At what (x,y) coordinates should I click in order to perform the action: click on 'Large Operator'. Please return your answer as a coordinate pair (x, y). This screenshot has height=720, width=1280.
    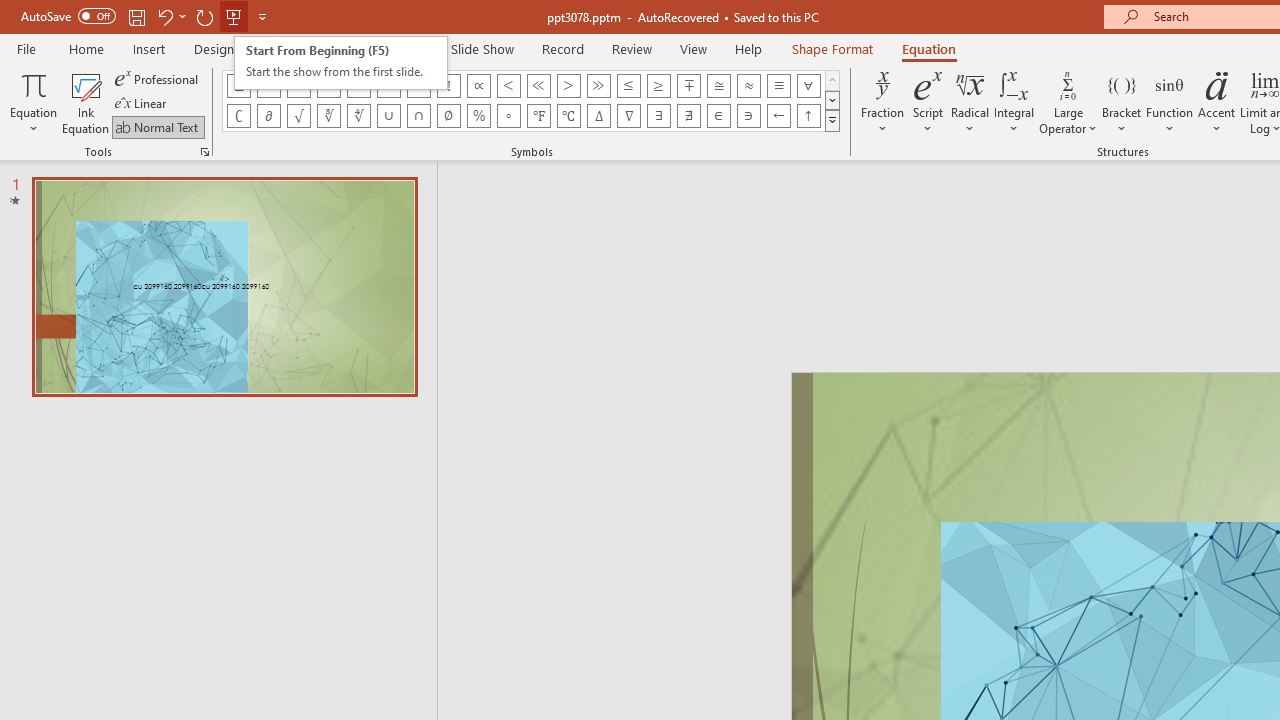
    Looking at the image, I should click on (1067, 103).